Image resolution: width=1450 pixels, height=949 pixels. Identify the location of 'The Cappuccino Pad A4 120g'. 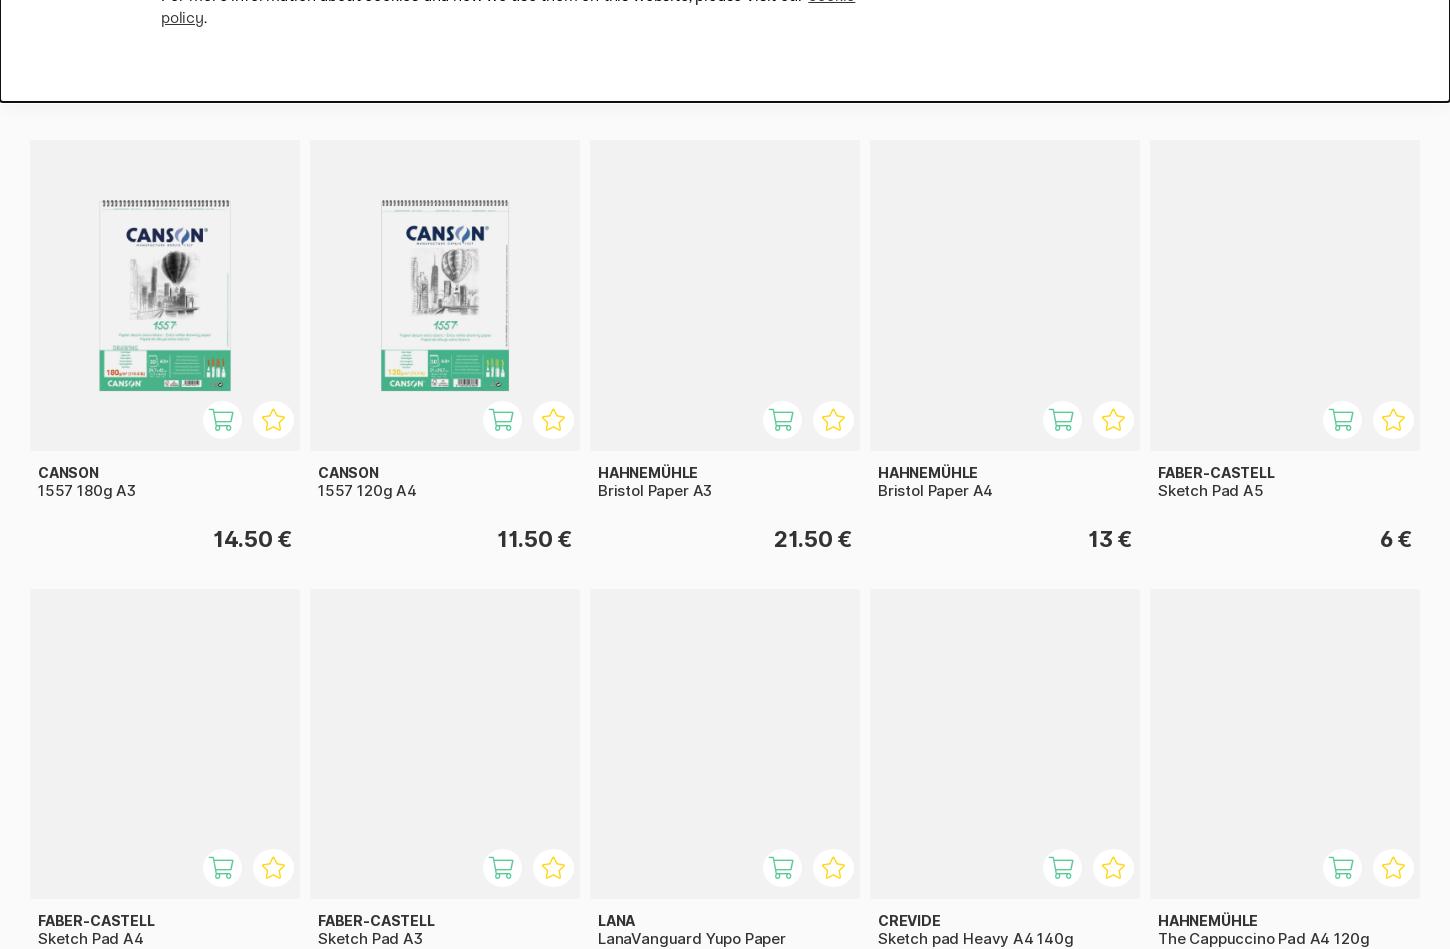
(1263, 937).